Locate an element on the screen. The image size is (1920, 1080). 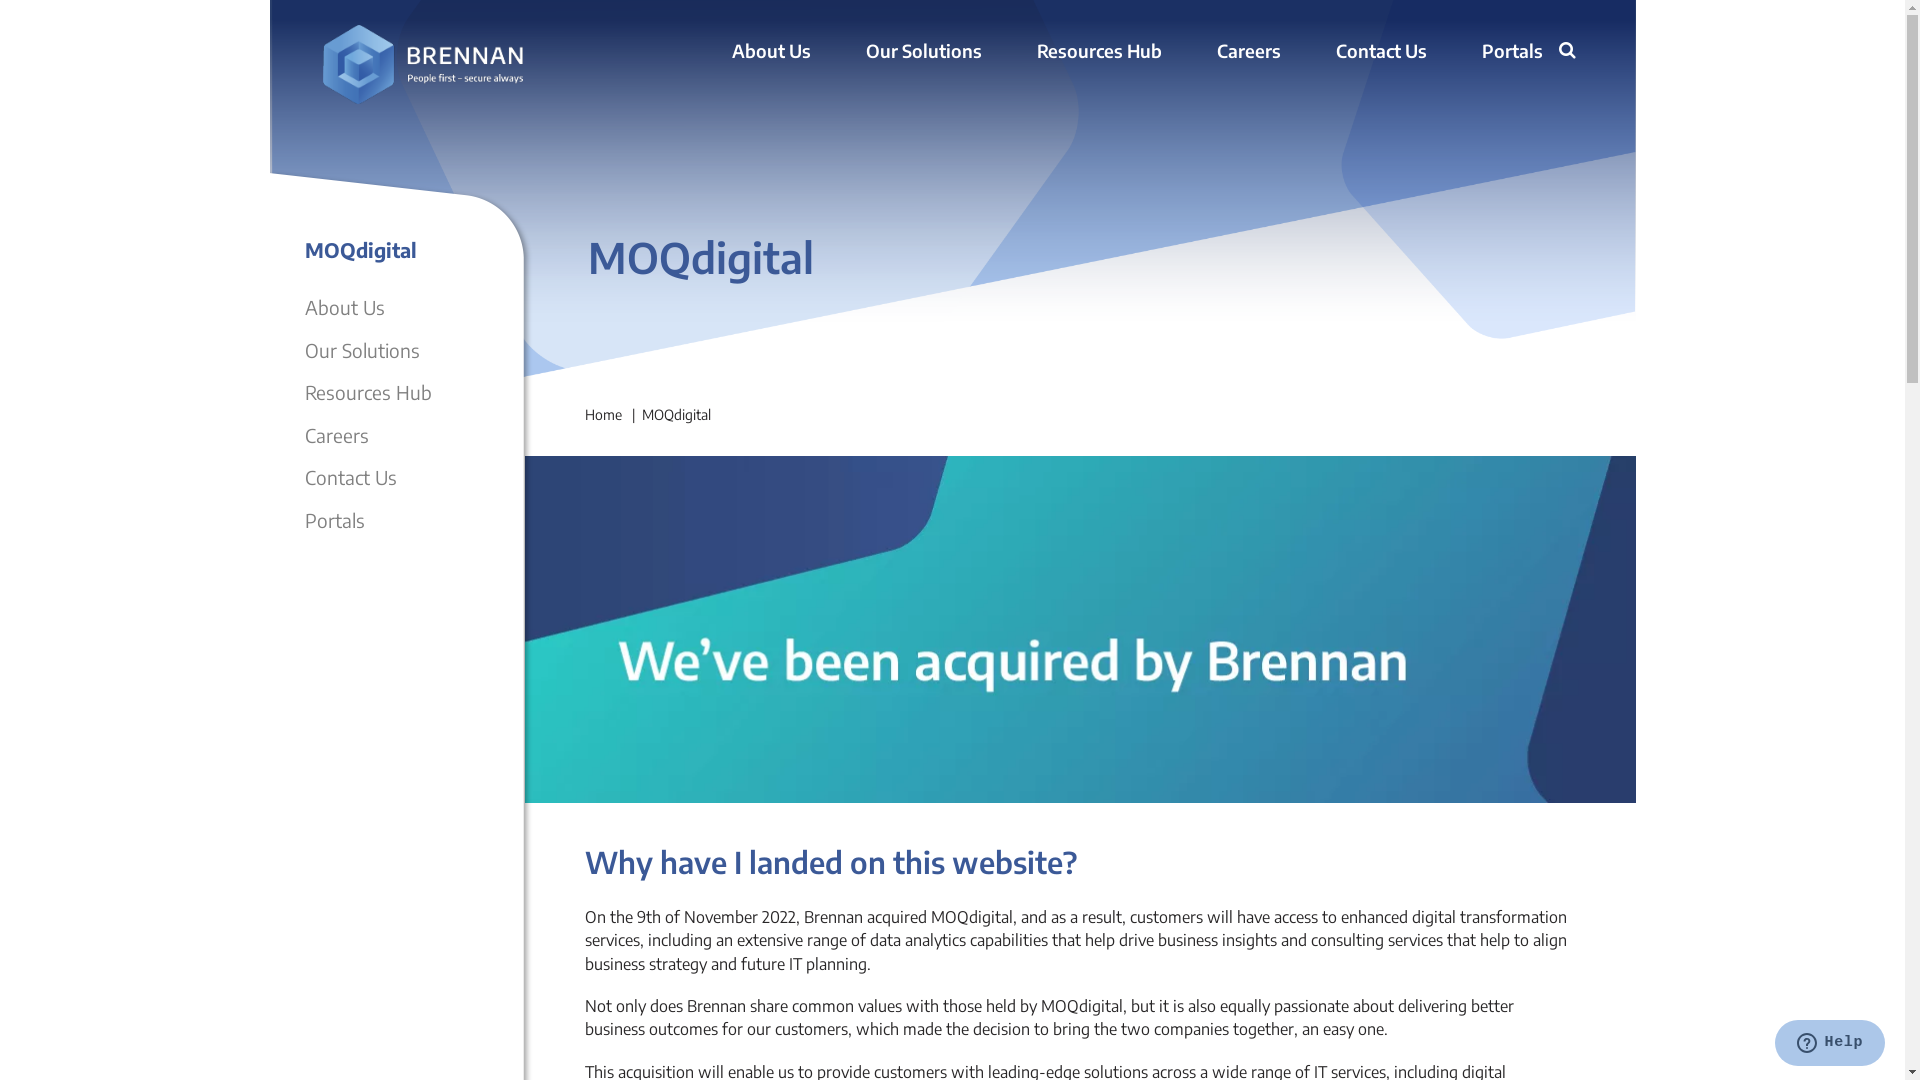
'Resources Hub' is located at coordinates (367, 392).